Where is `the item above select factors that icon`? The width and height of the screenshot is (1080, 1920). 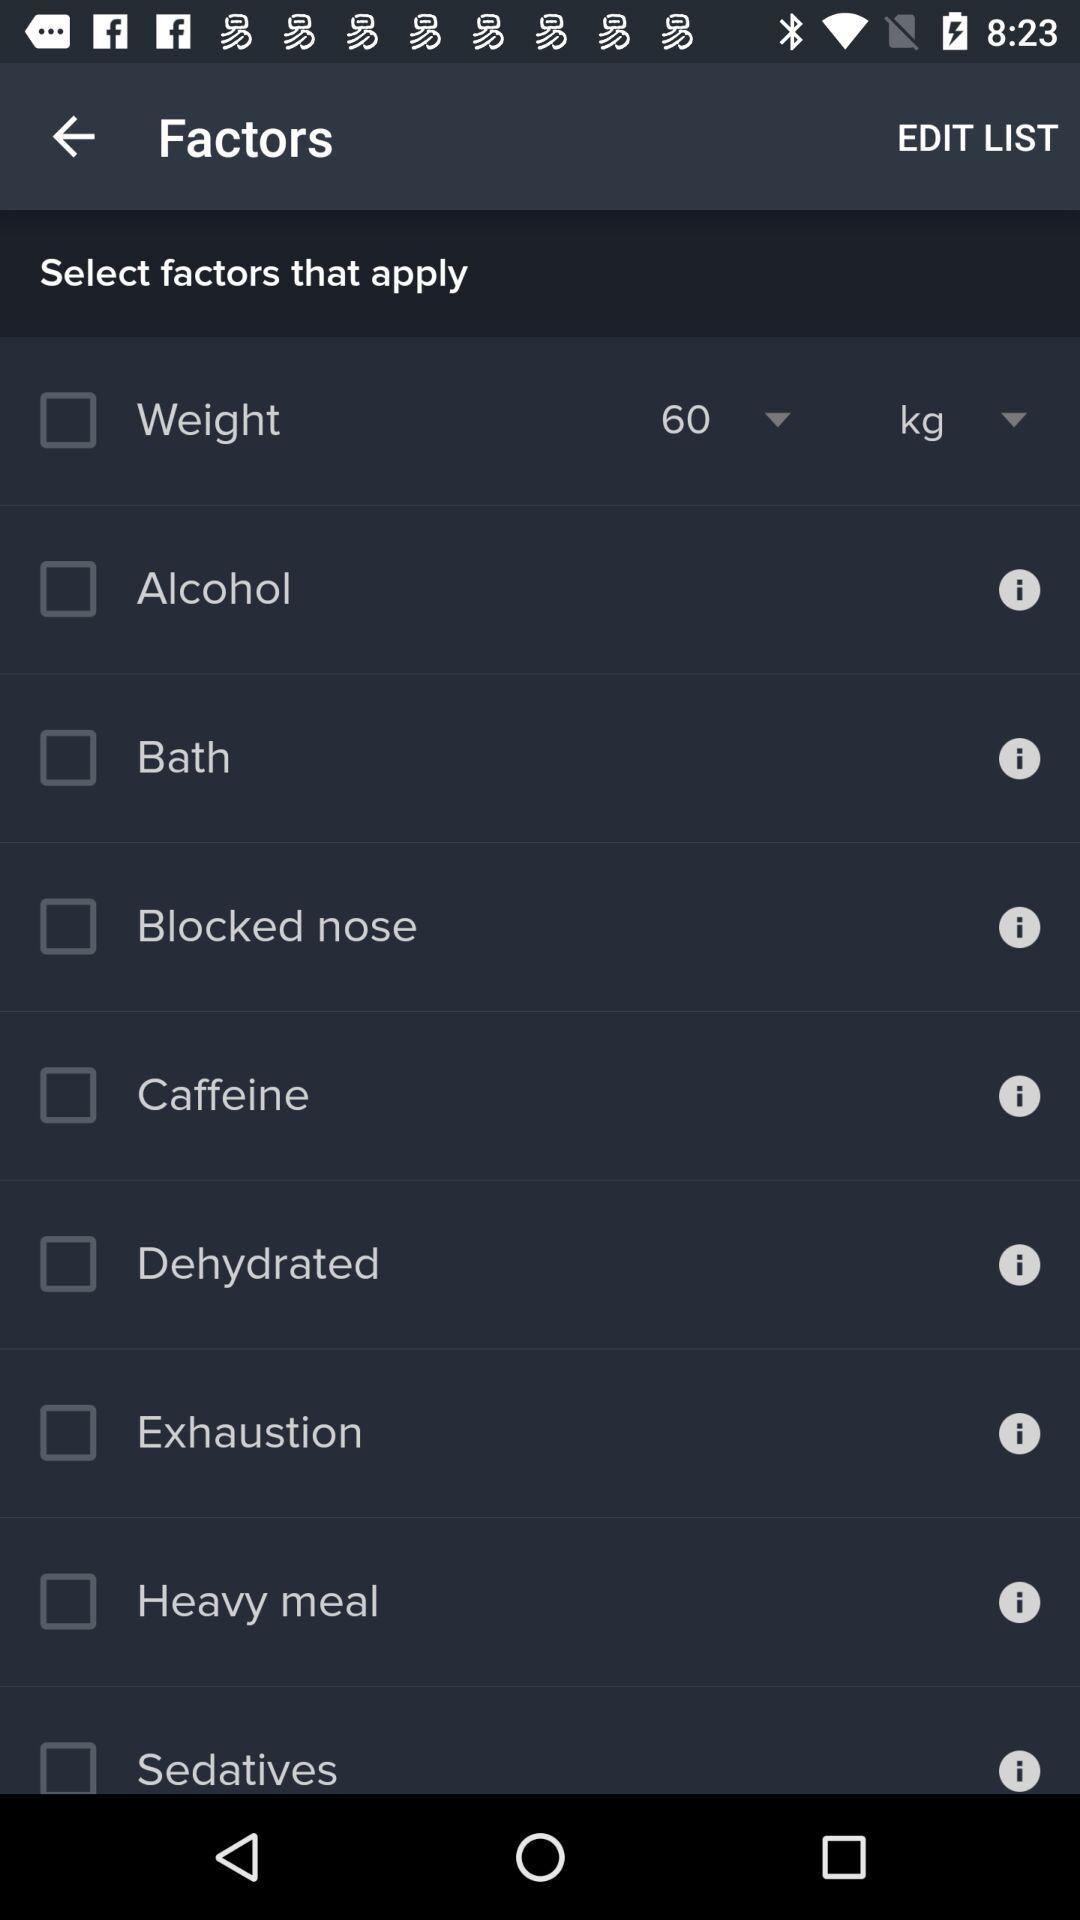 the item above select factors that icon is located at coordinates (72, 135).